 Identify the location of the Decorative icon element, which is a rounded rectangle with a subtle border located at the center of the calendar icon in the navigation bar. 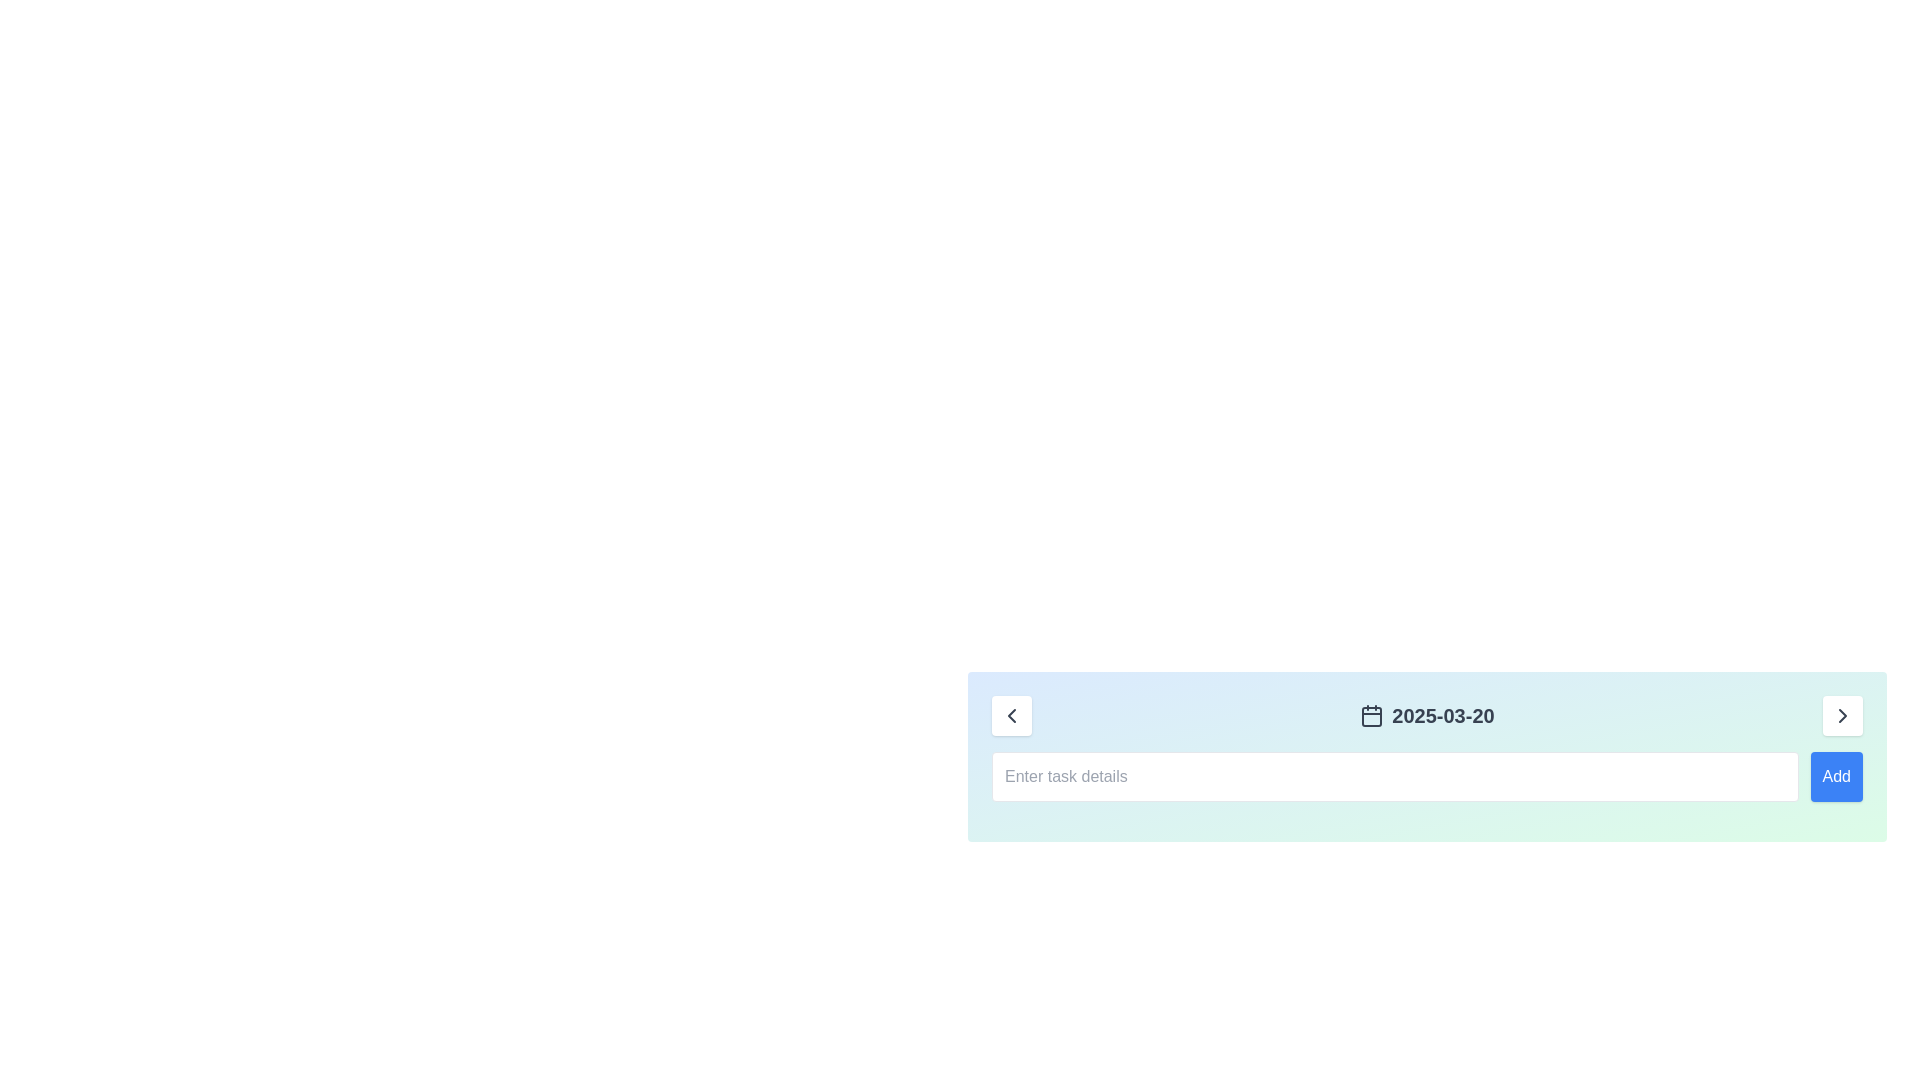
(1371, 716).